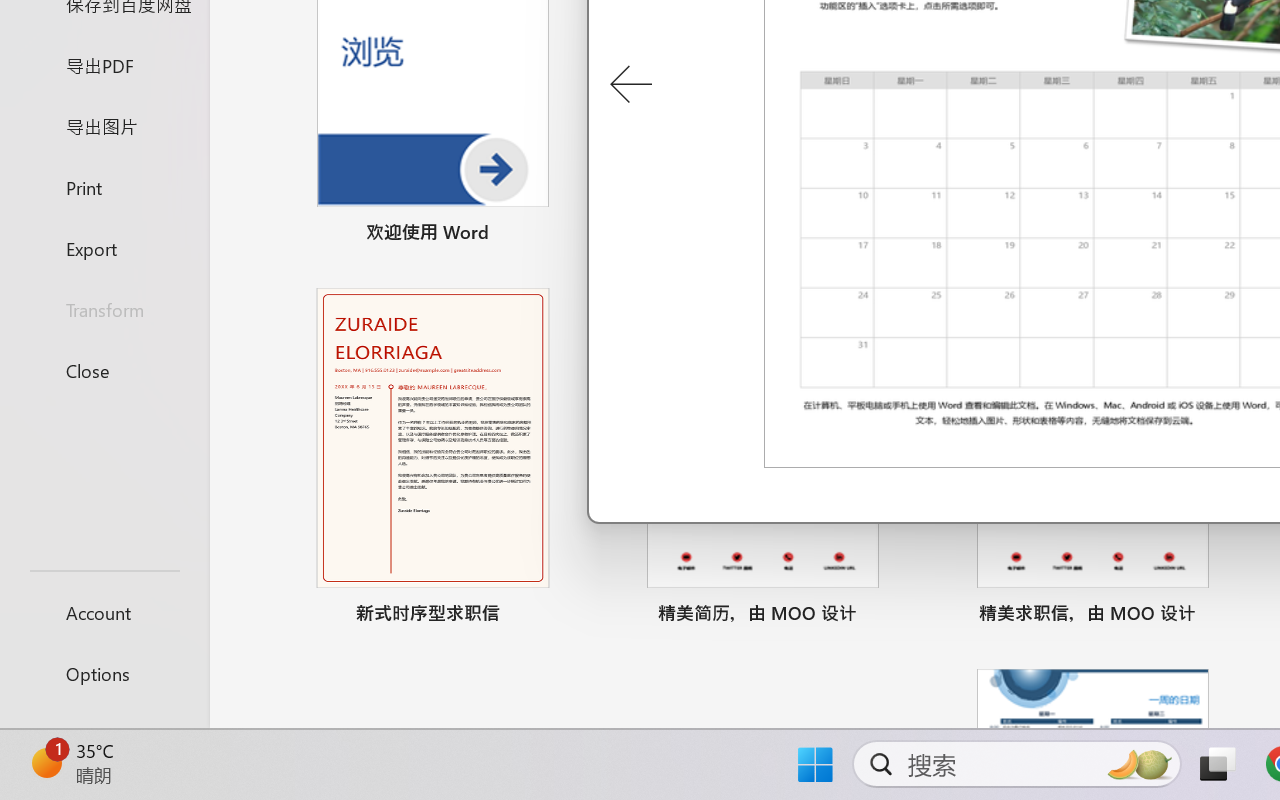  What do you see at coordinates (103, 673) in the screenshot?
I see `'Options'` at bounding box center [103, 673].